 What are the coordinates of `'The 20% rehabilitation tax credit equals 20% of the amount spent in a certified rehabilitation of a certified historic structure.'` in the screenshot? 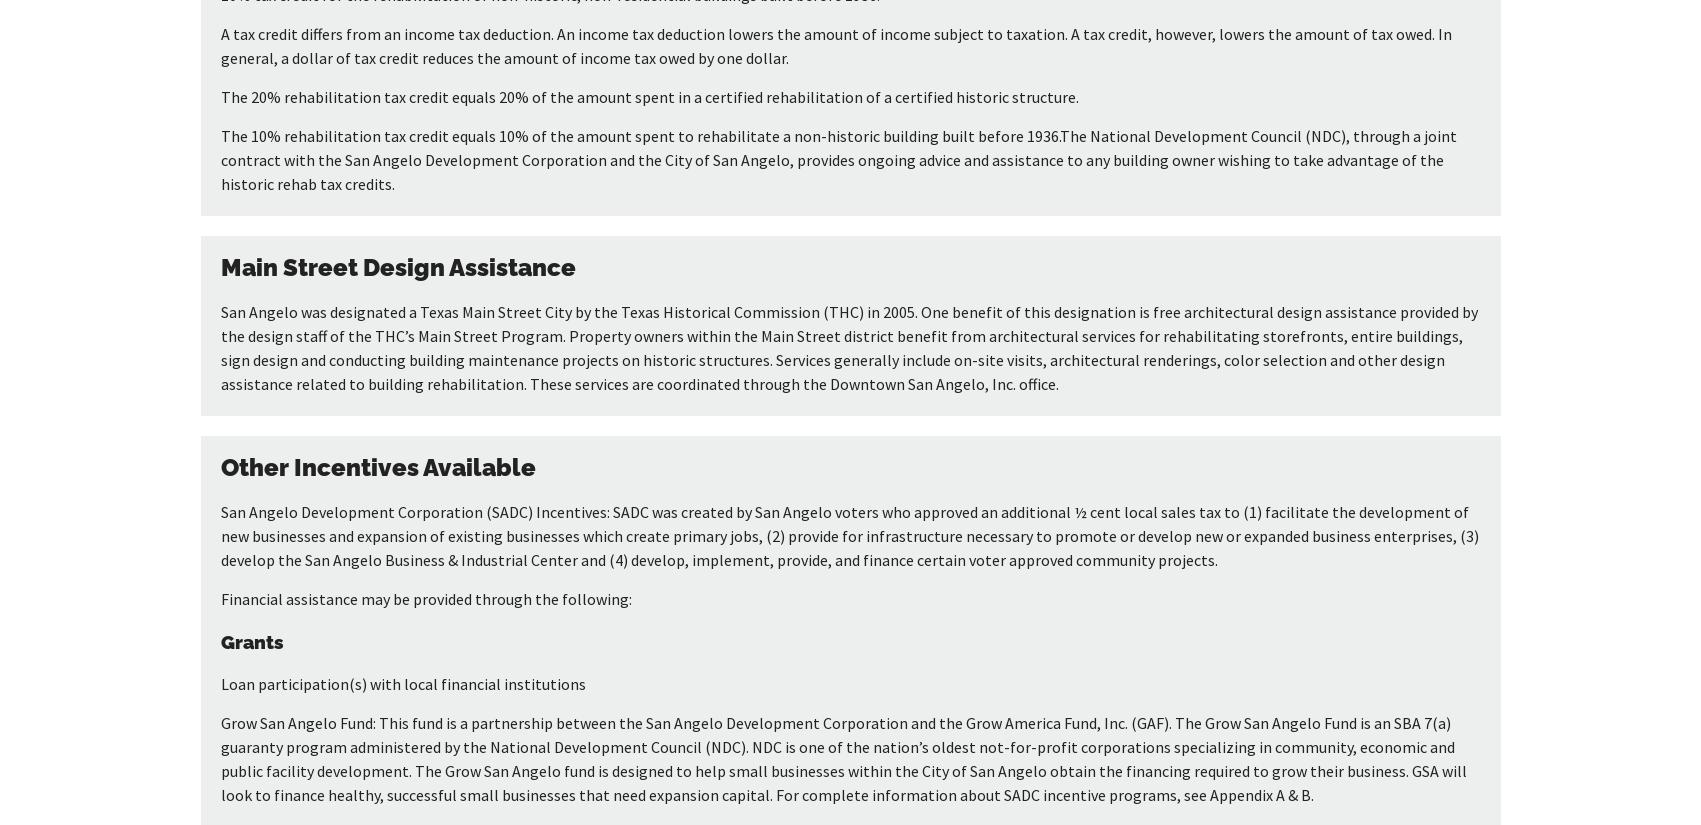 It's located at (647, 97).